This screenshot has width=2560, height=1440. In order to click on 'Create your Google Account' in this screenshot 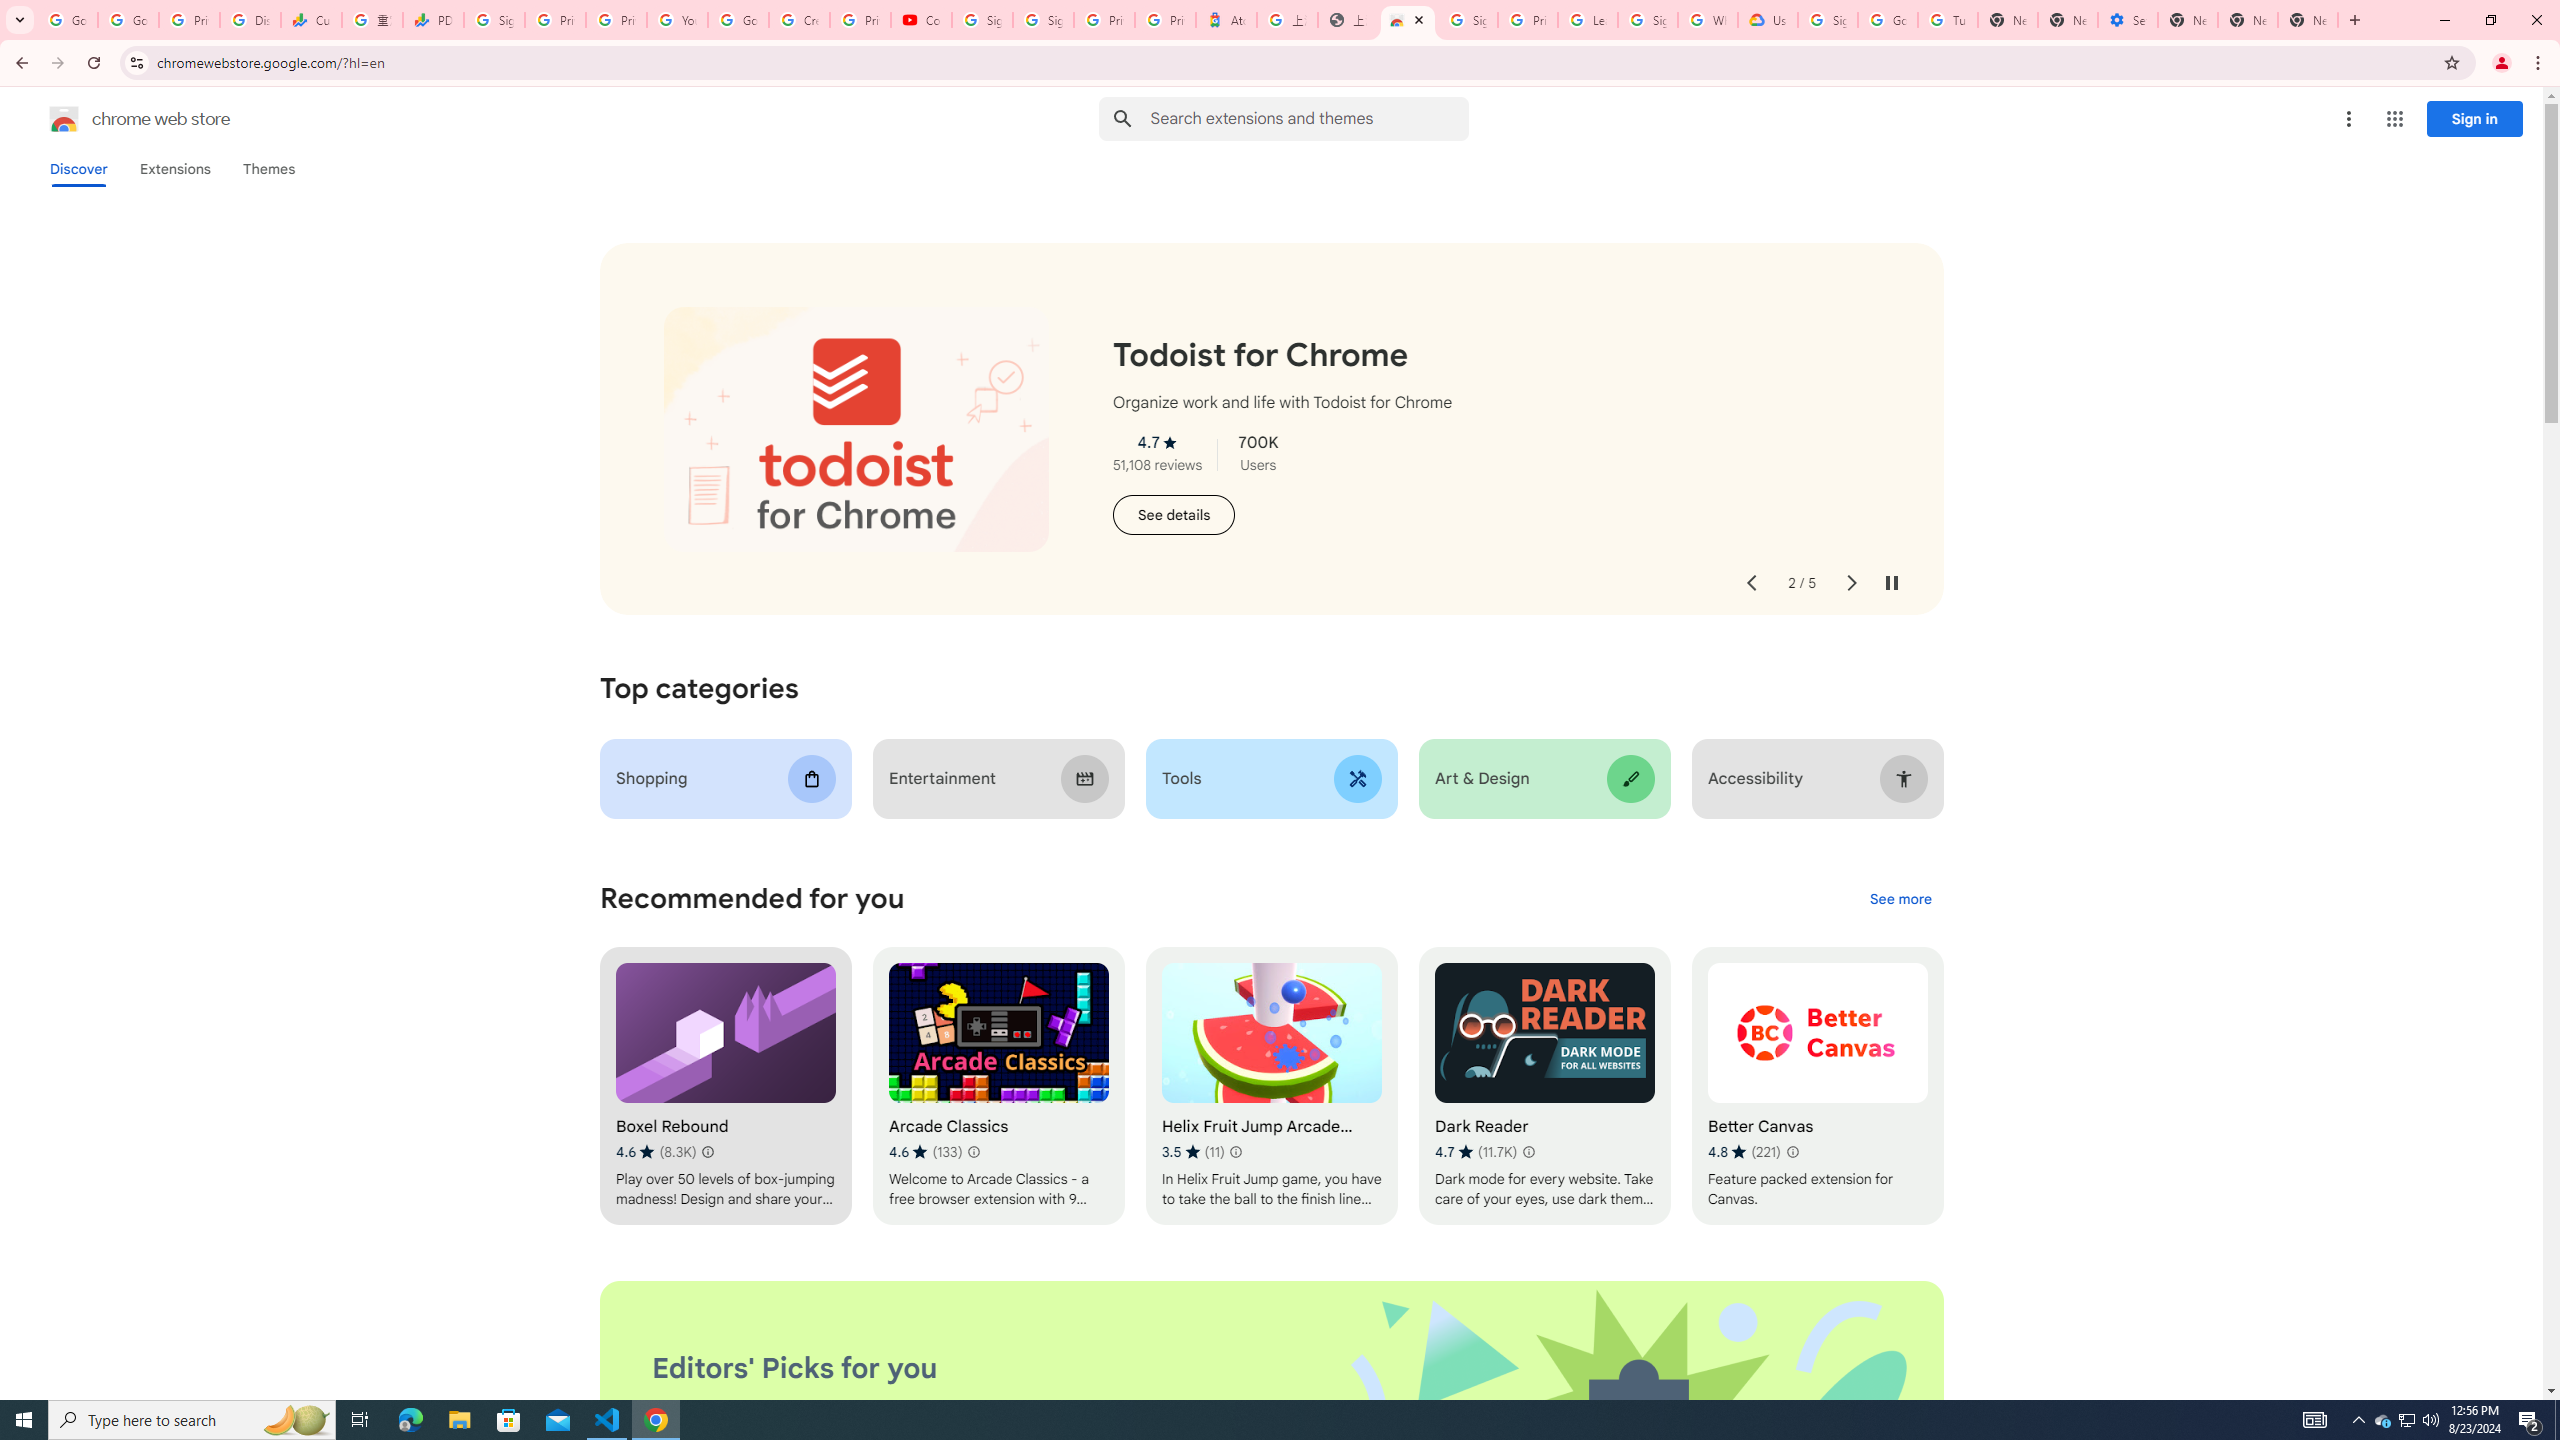, I will do `click(799, 19)`.